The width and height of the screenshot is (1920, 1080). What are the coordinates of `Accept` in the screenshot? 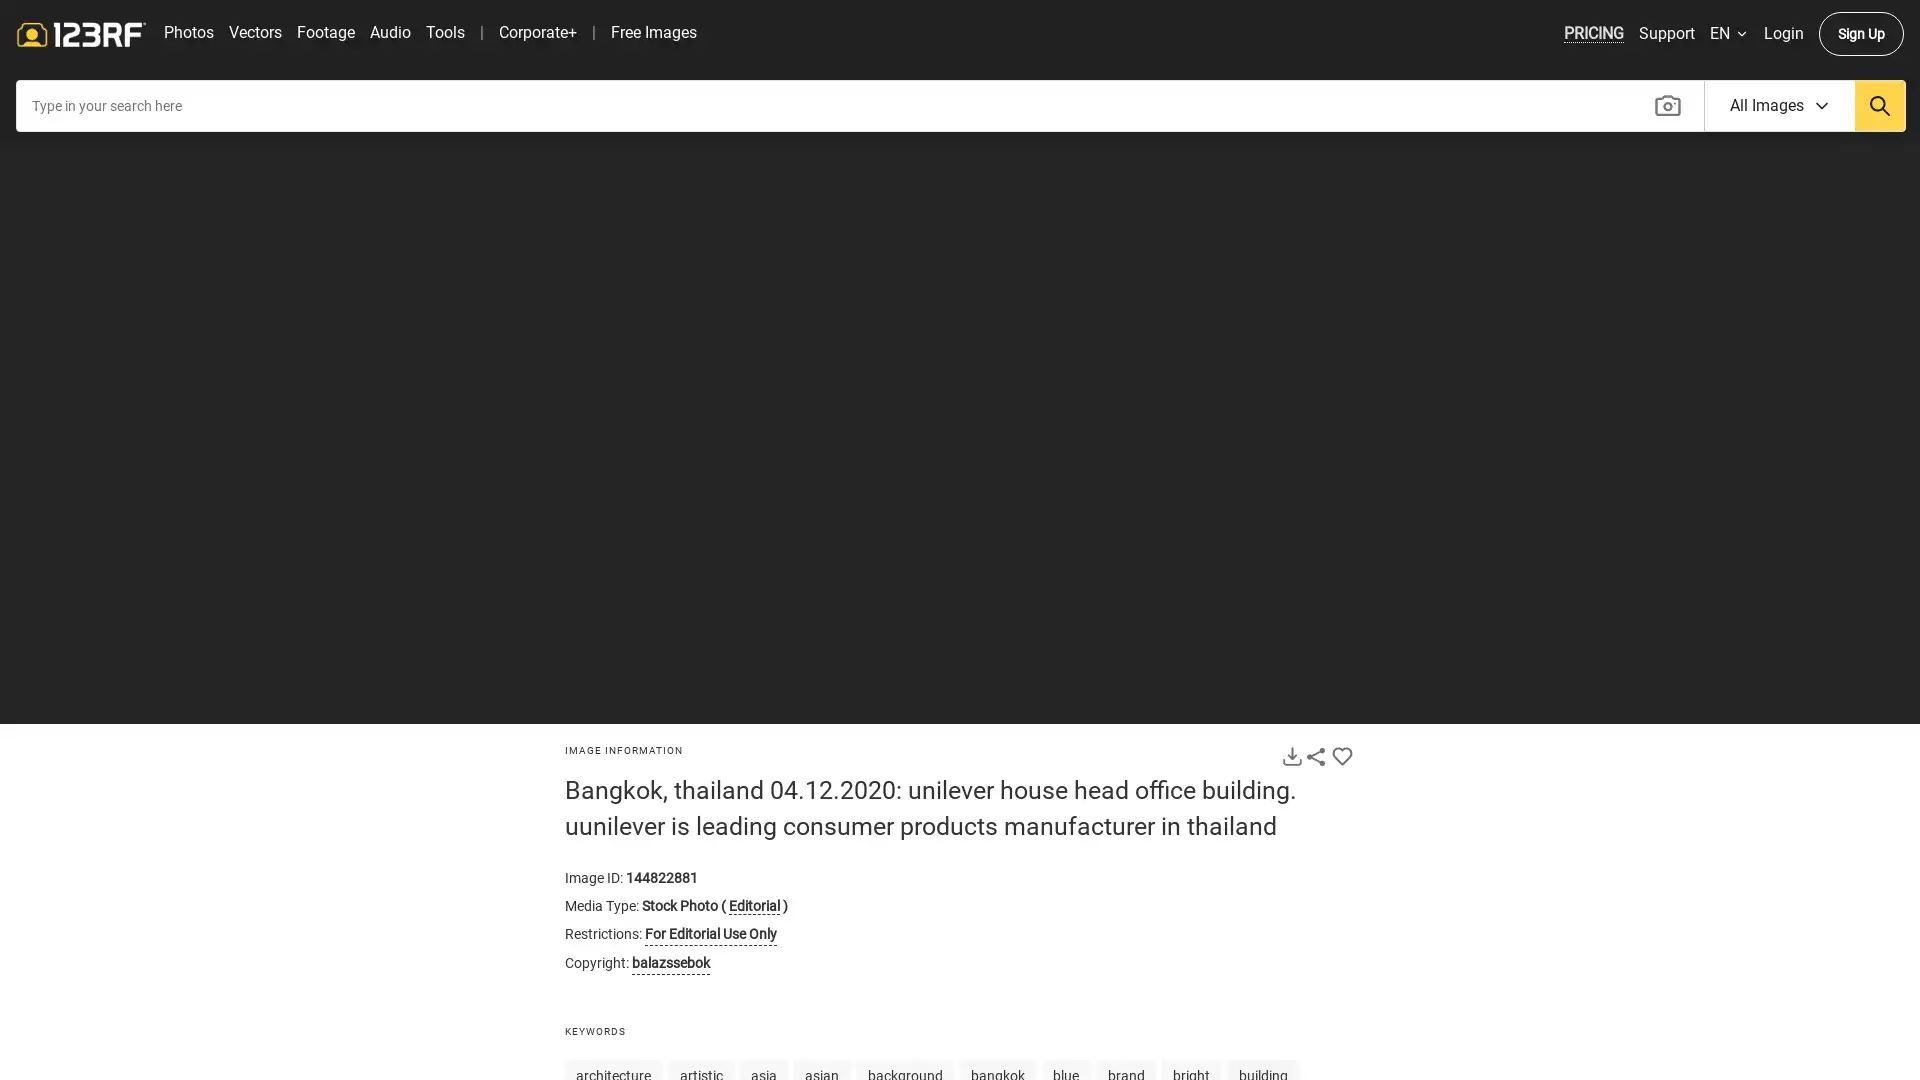 It's located at (1261, 34).